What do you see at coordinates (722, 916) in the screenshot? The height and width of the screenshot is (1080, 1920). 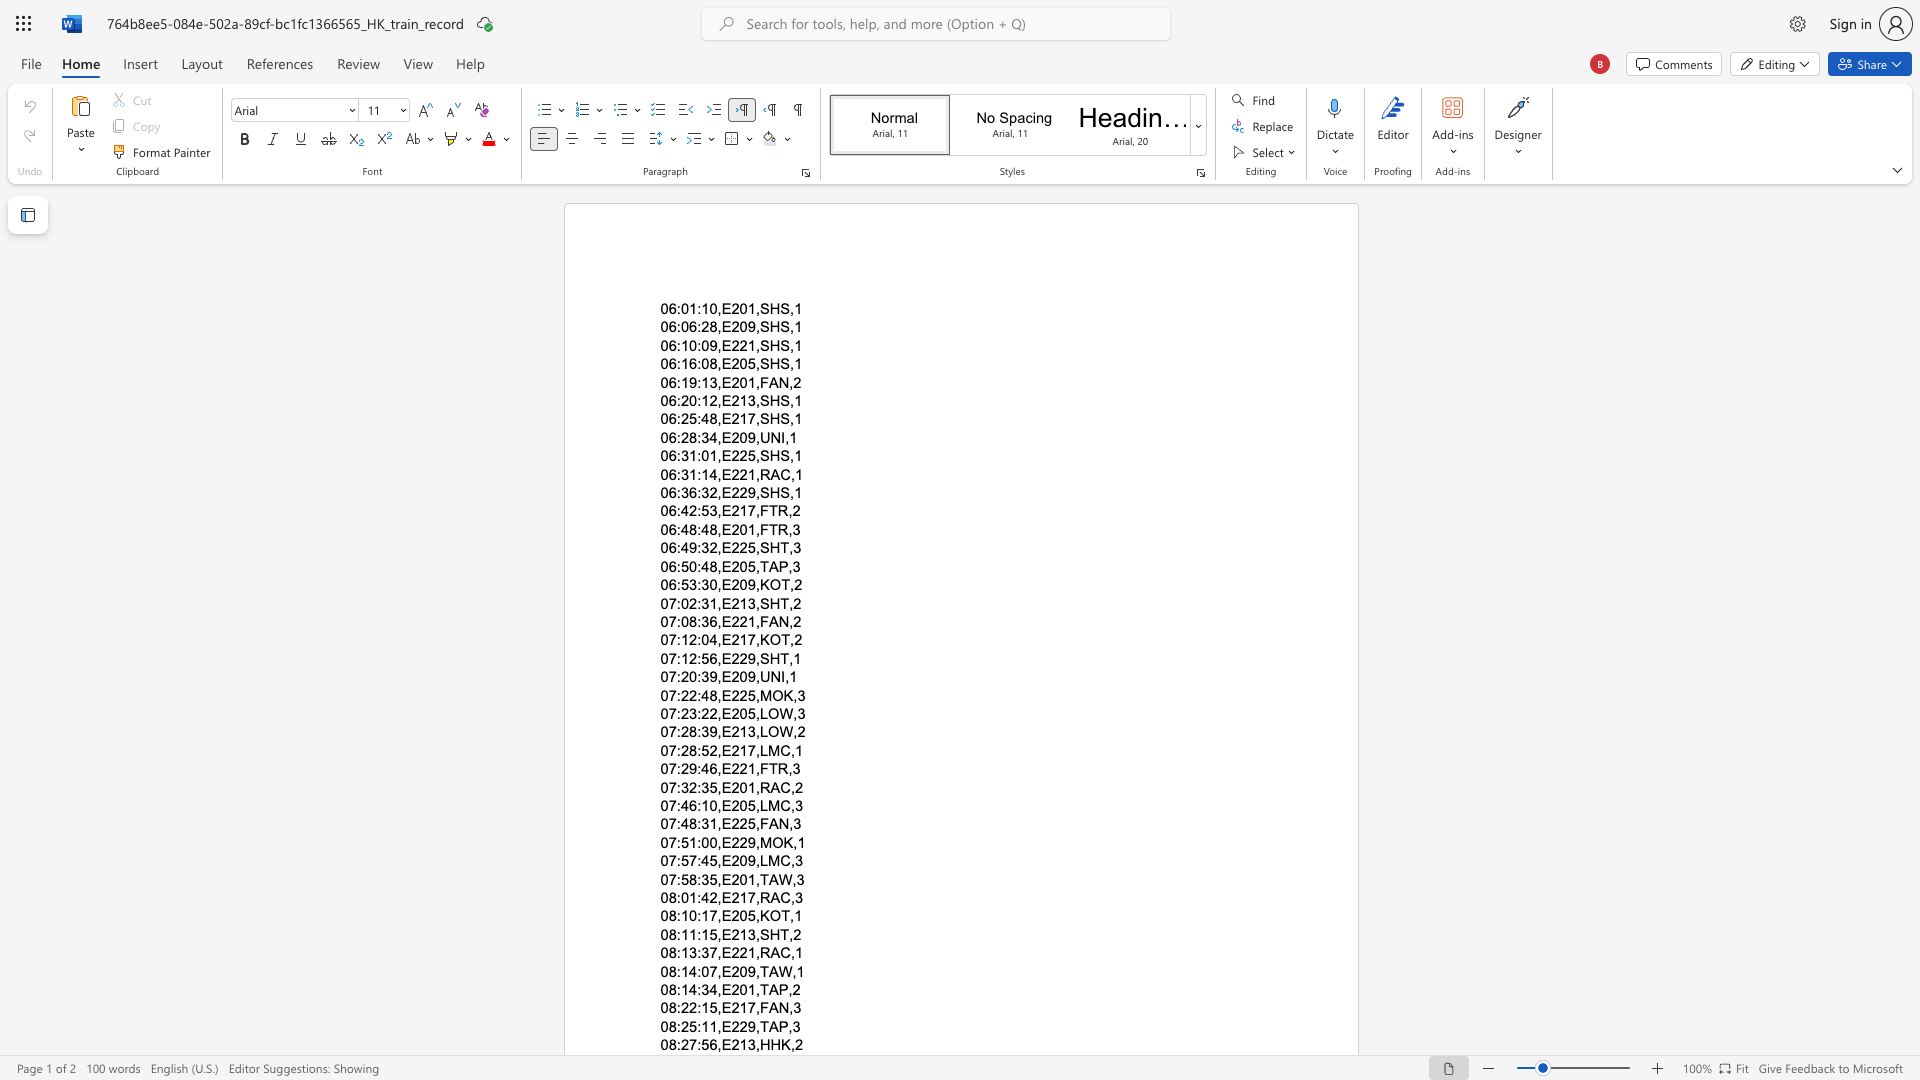 I see `the space between the continuous character "," and "E" in the text` at bounding box center [722, 916].